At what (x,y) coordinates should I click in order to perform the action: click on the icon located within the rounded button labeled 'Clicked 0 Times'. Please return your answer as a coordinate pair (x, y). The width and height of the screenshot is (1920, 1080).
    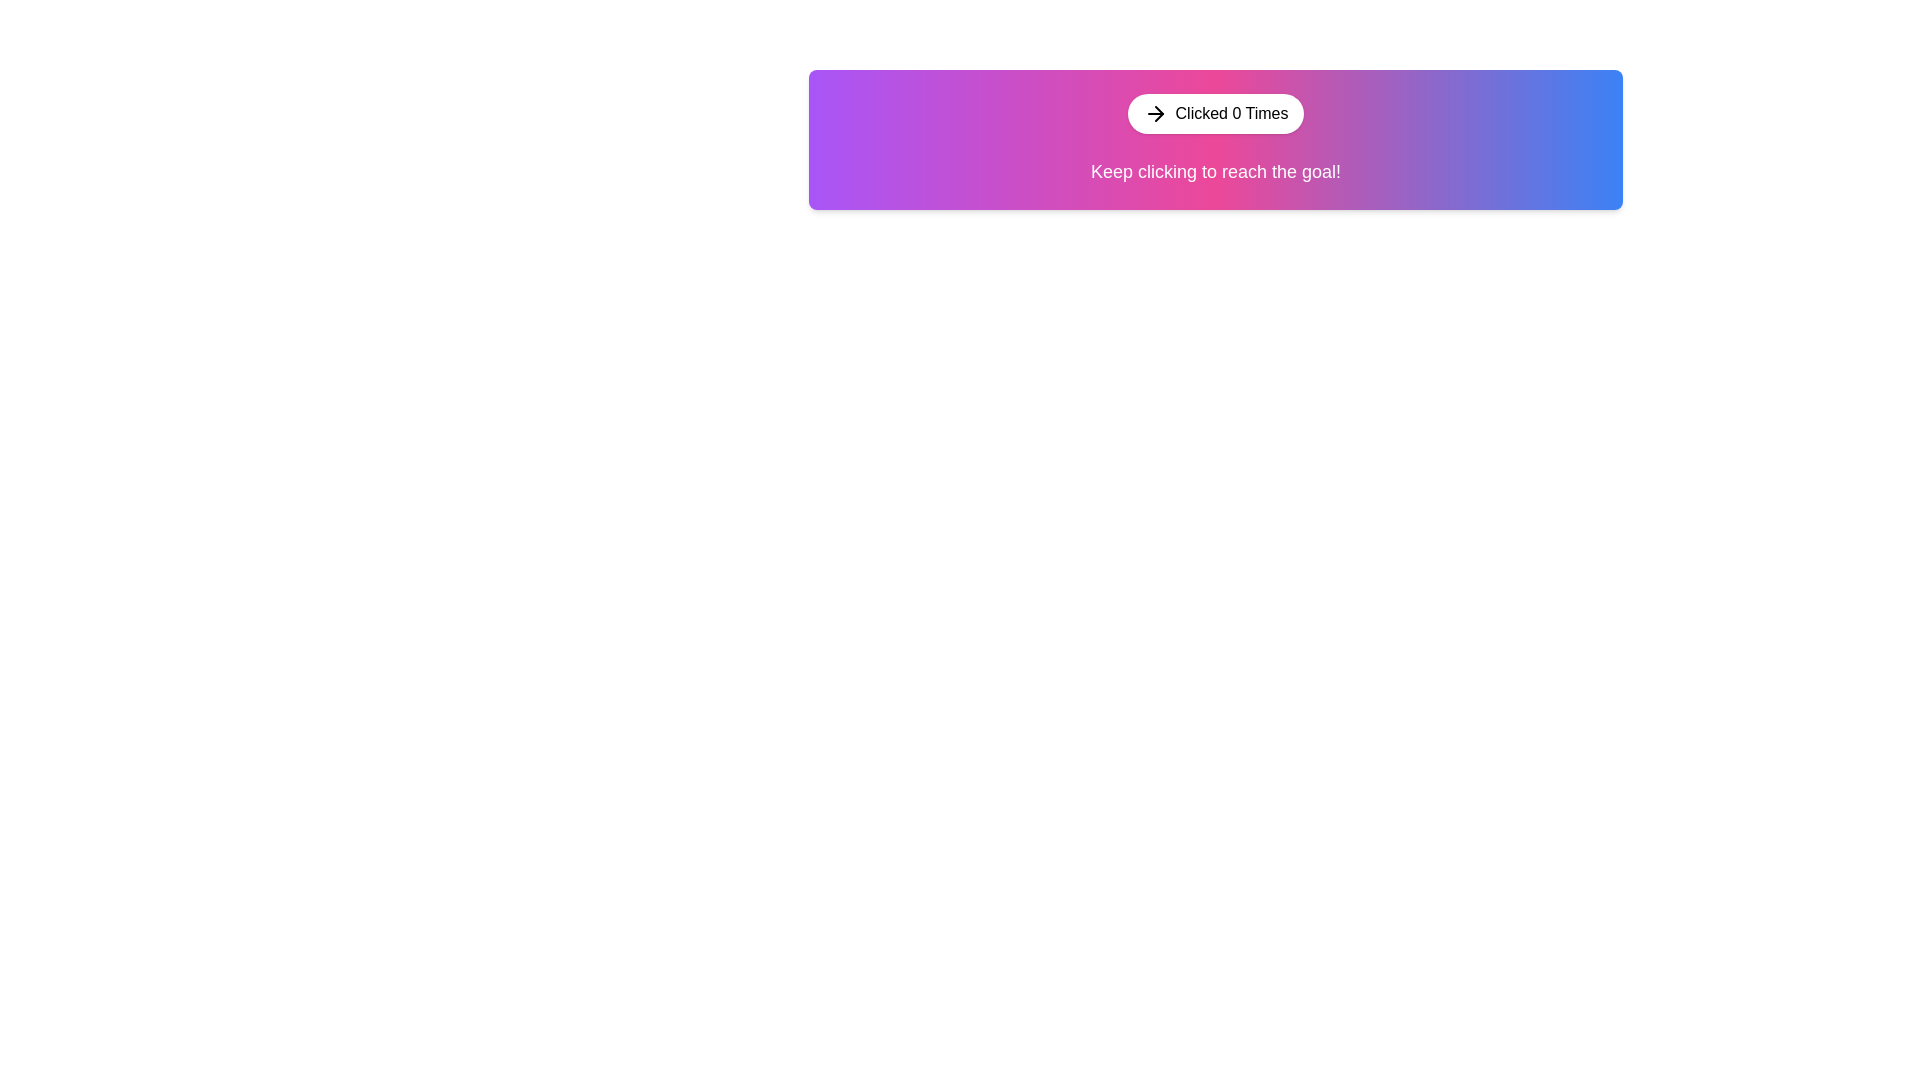
    Looking at the image, I should click on (1155, 114).